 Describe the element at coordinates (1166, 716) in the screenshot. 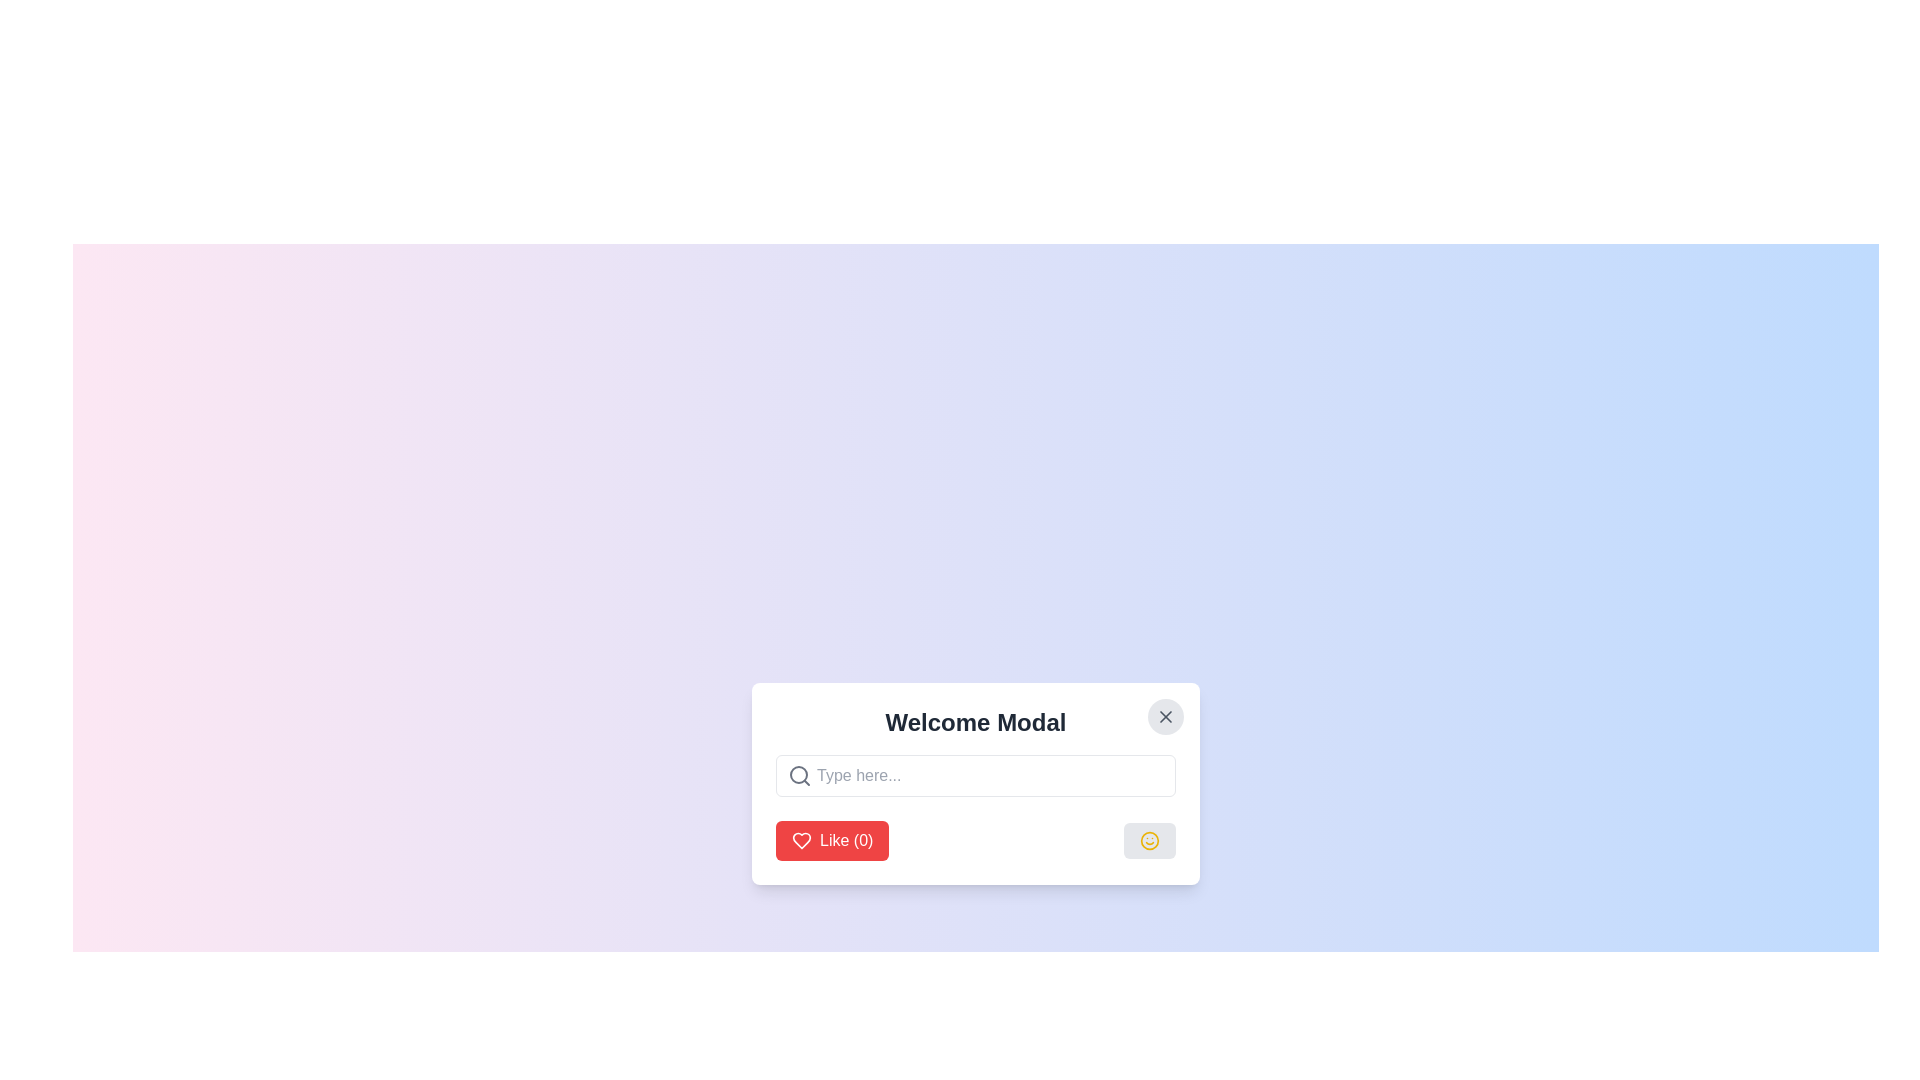

I see `the close button located at the top-right corner of the 'Welcome Modal'` at that location.